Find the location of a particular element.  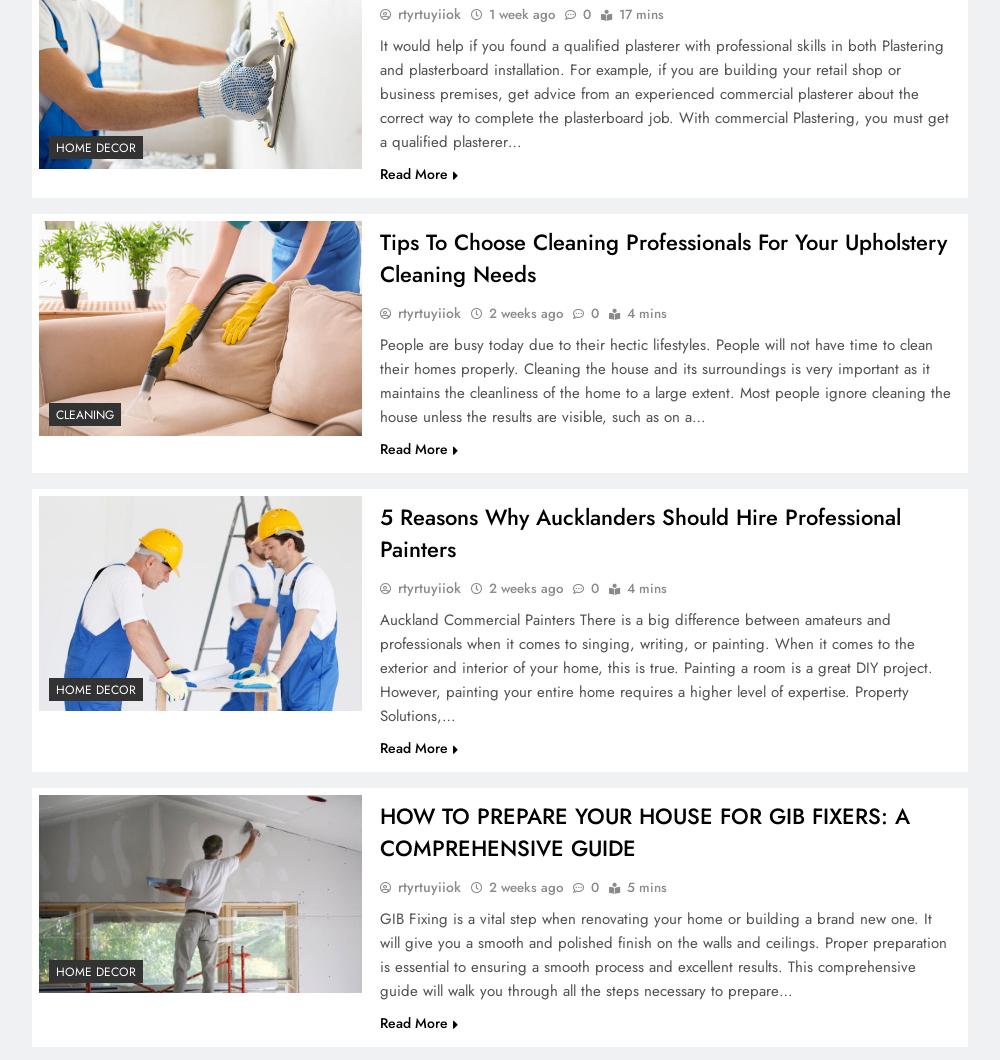

'3' is located at coordinates (150, 399).